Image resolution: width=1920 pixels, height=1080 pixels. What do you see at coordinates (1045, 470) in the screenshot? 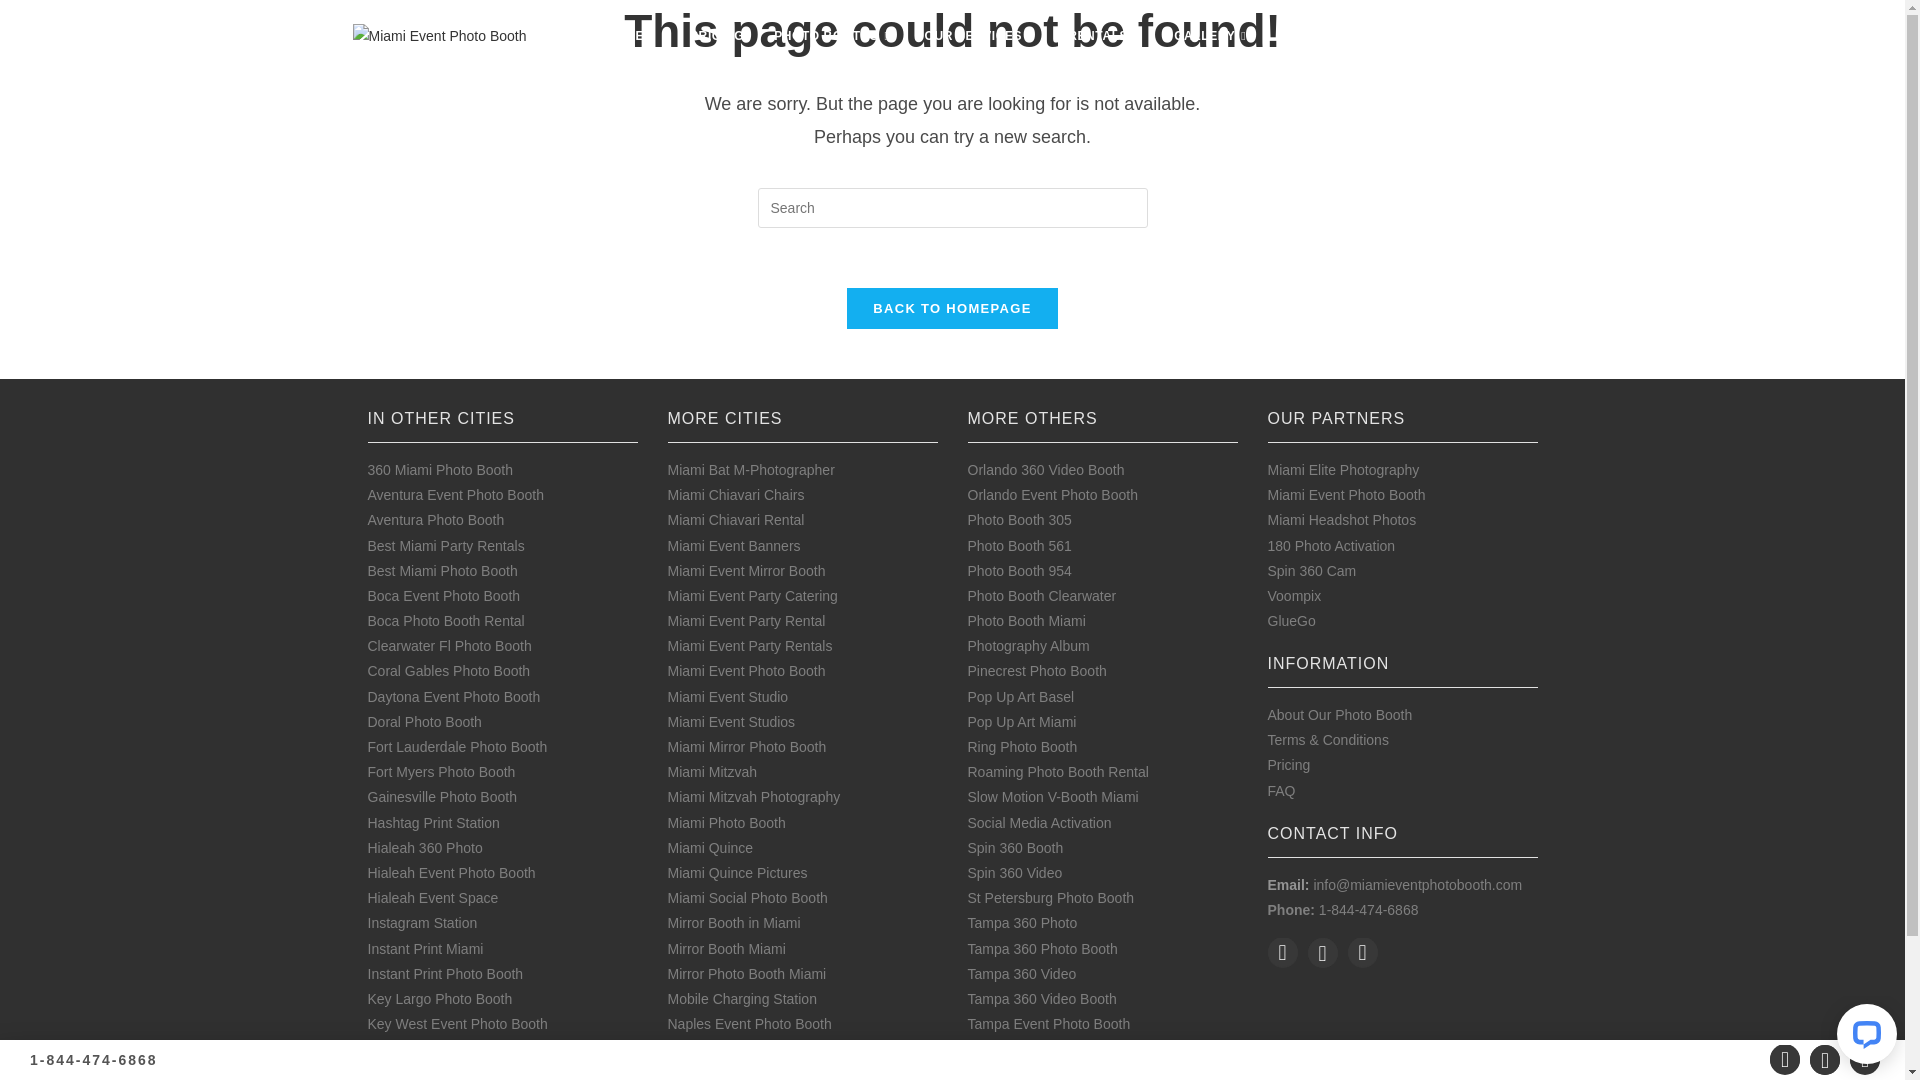
I see `'Orlando 360 Video Booth'` at bounding box center [1045, 470].